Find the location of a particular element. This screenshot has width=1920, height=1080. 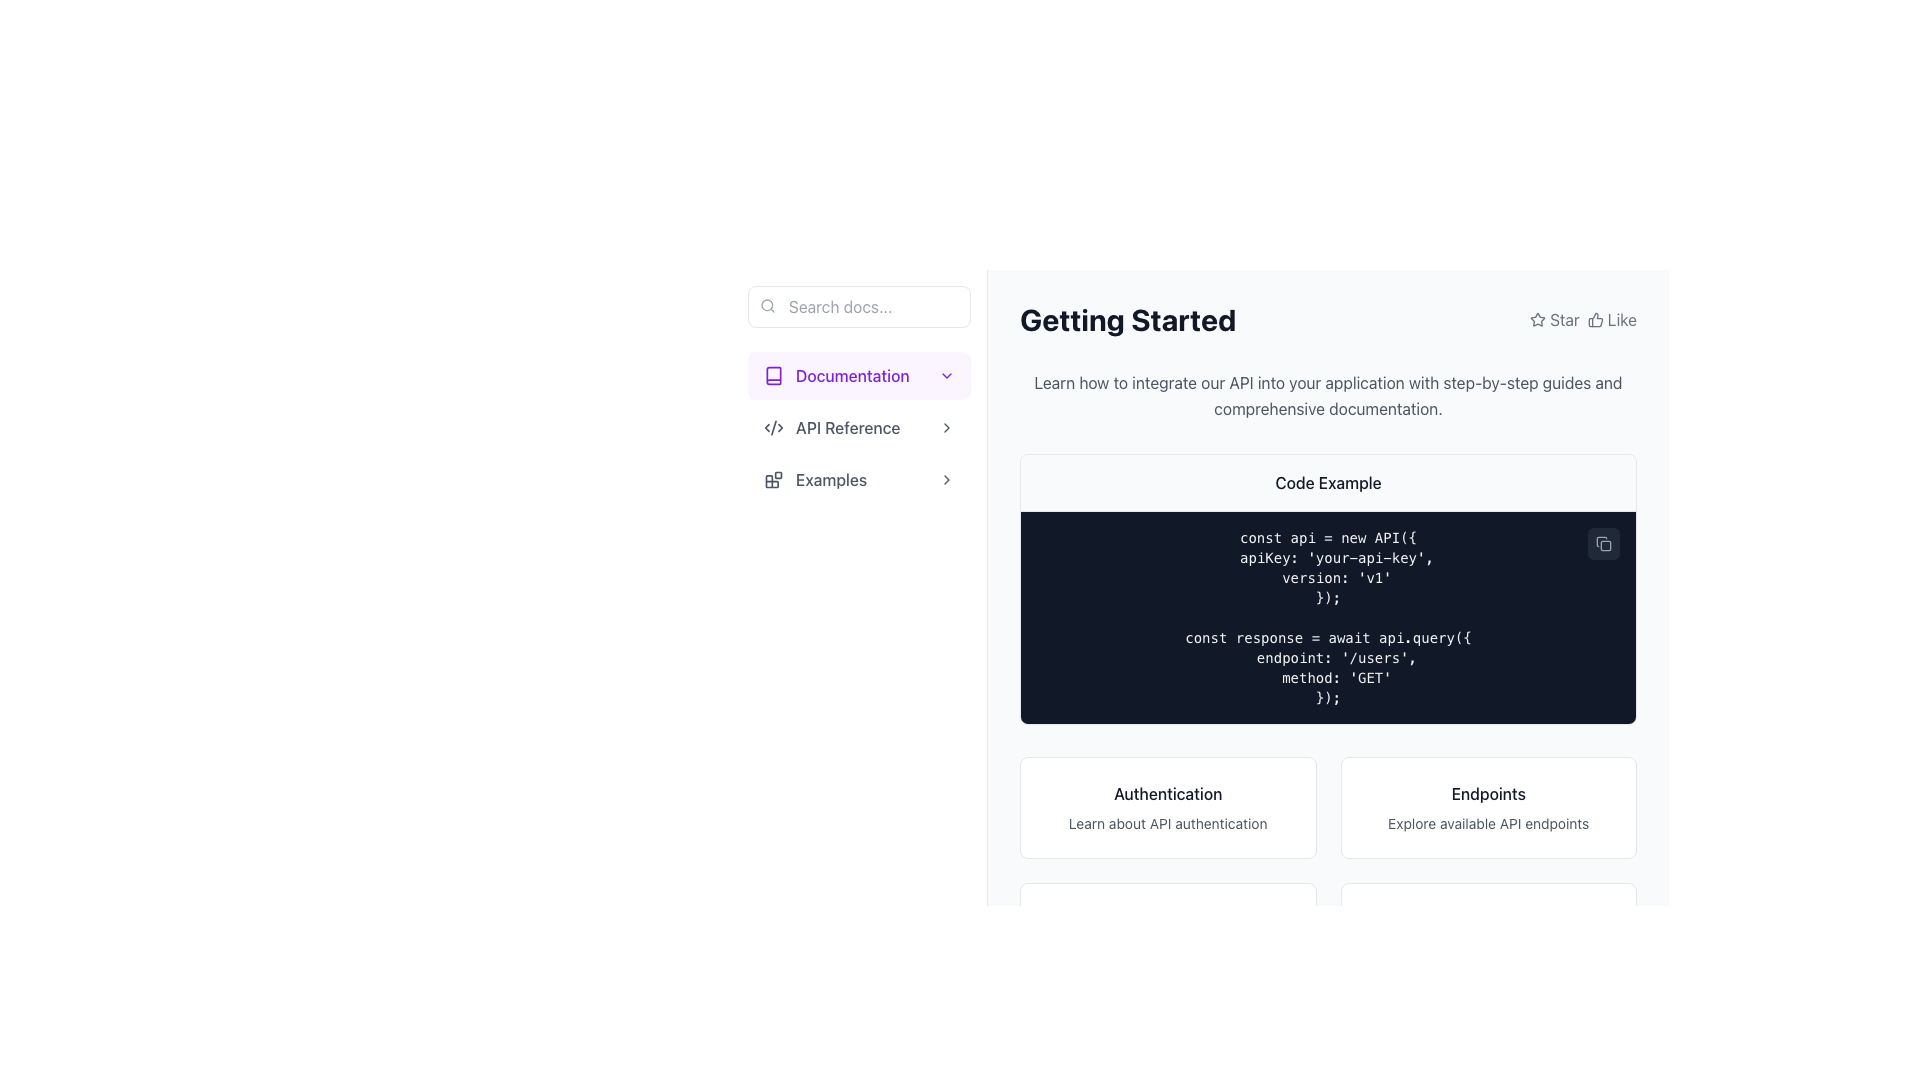

the 'Examples' navigation icon located in the left navigation menu, positioned to the left of the 'Examples' text and chevron icon is located at coordinates (772, 479).